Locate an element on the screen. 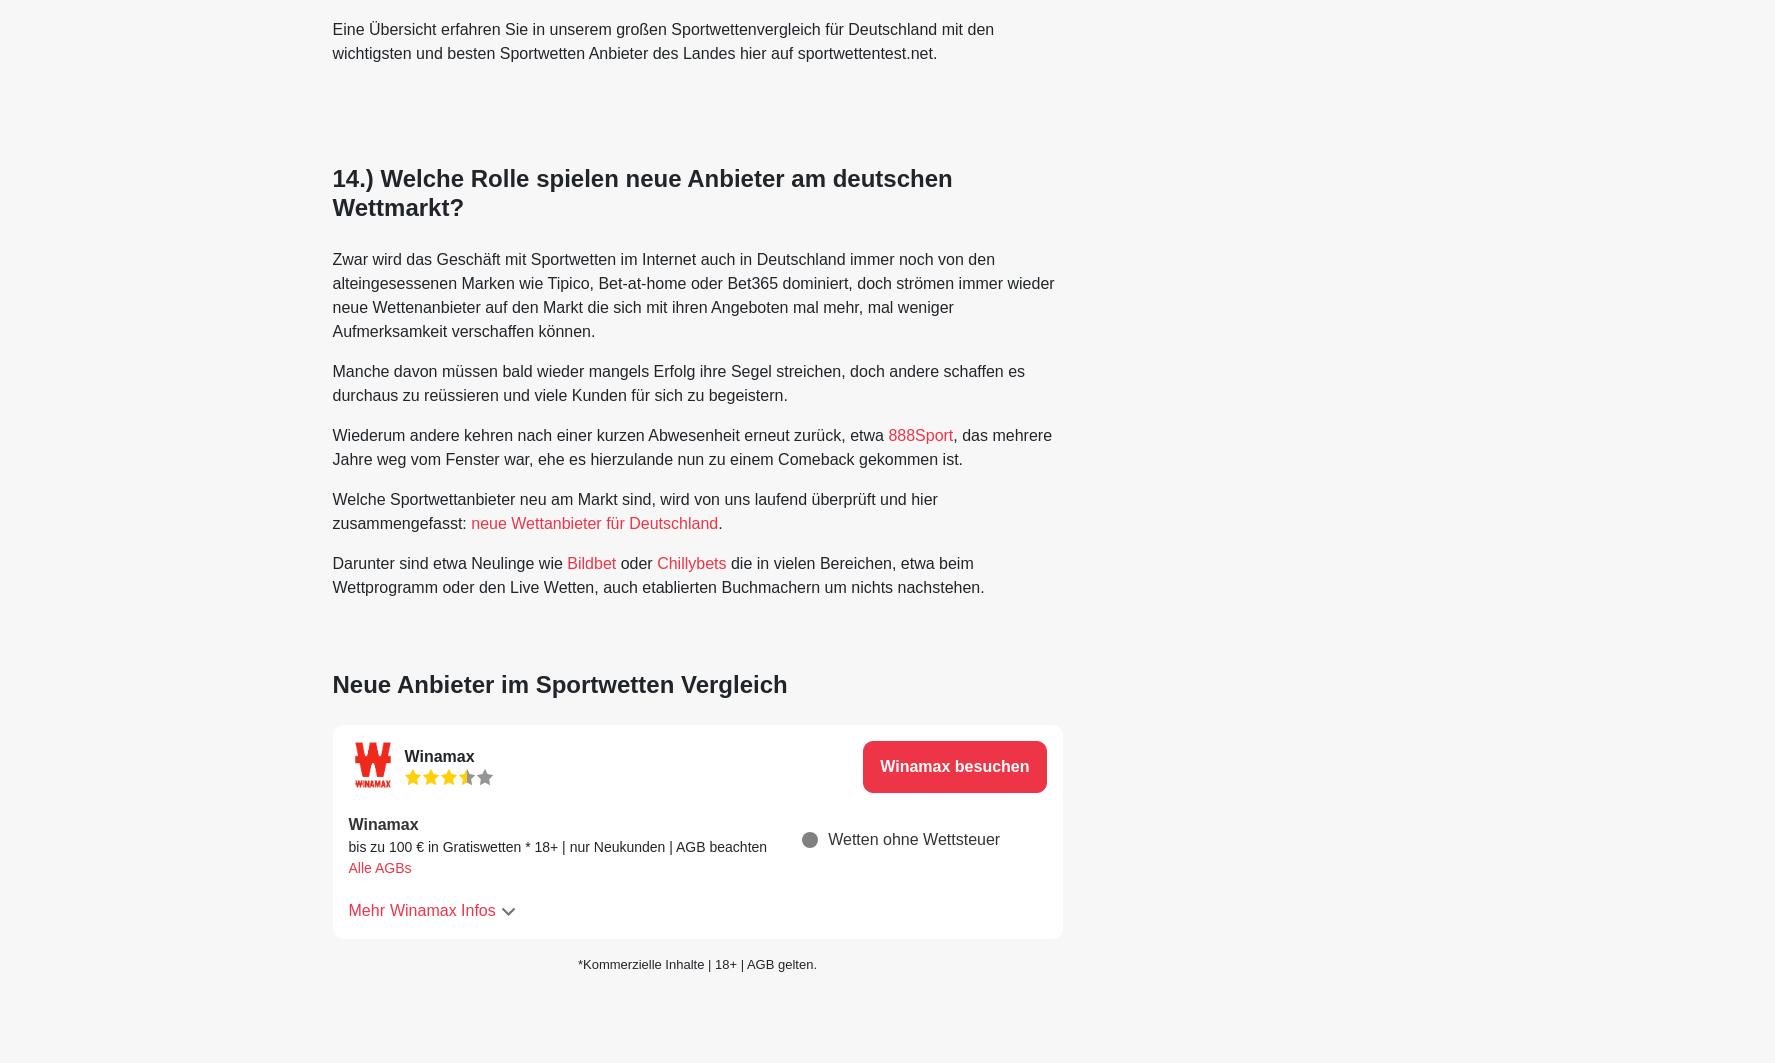  'Neue Anbieter im Sportwetten Vergleich' is located at coordinates (330, 682).